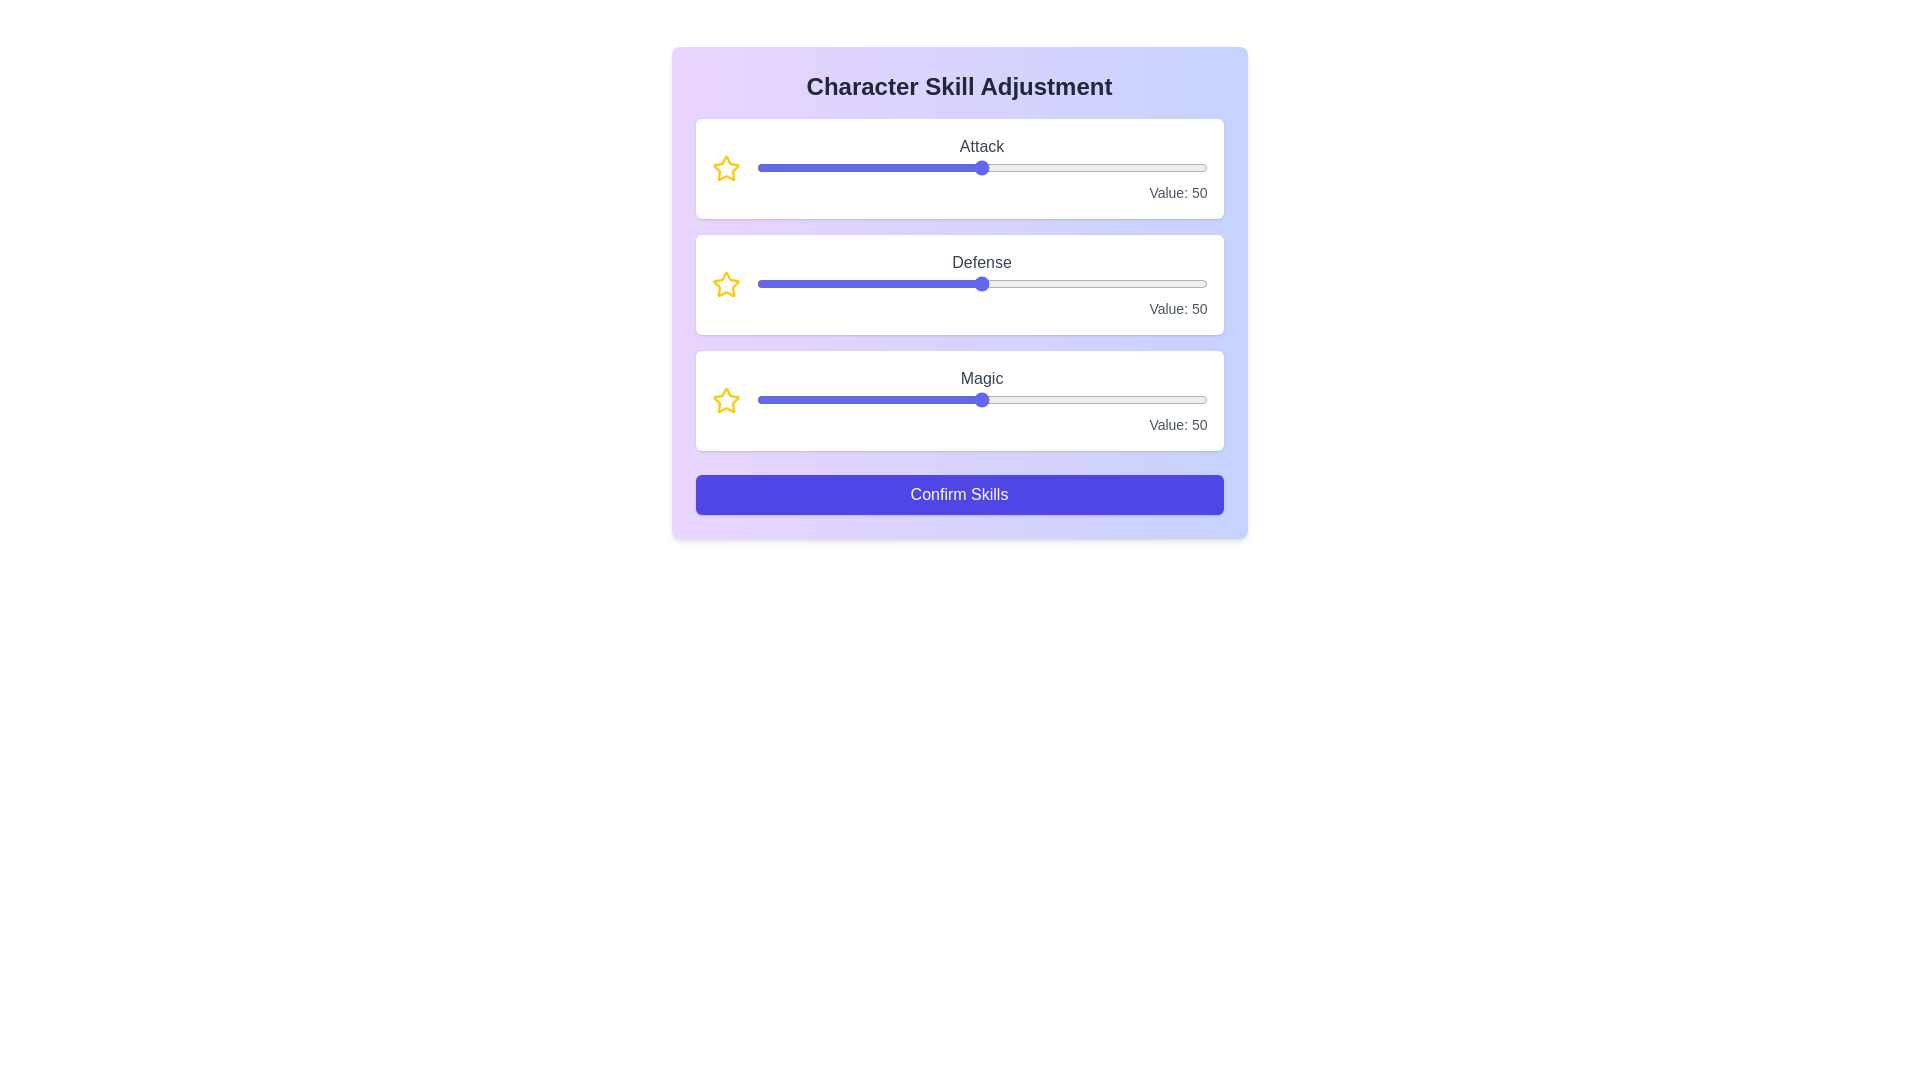  I want to click on the 1 slider to 24, so click(1036, 284).